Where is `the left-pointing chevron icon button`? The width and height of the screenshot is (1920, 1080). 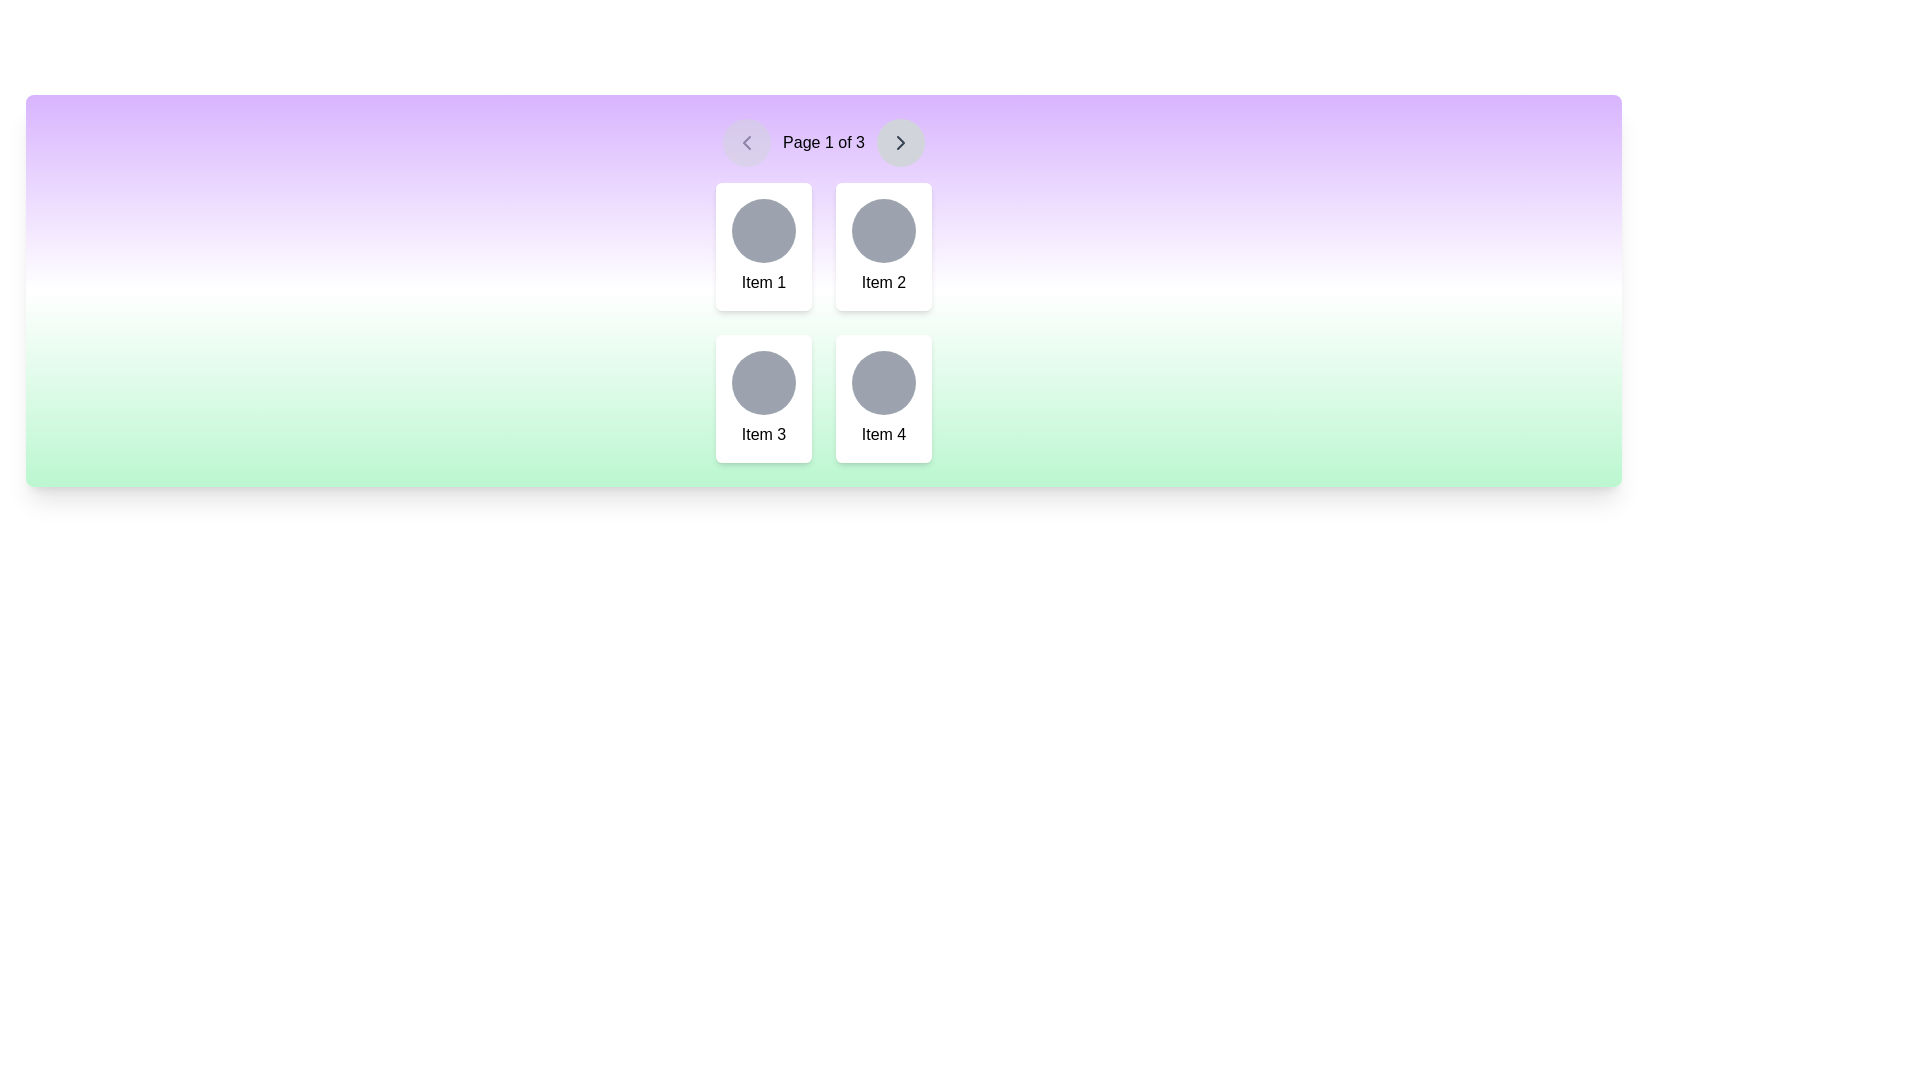 the left-pointing chevron icon button is located at coordinates (746, 141).